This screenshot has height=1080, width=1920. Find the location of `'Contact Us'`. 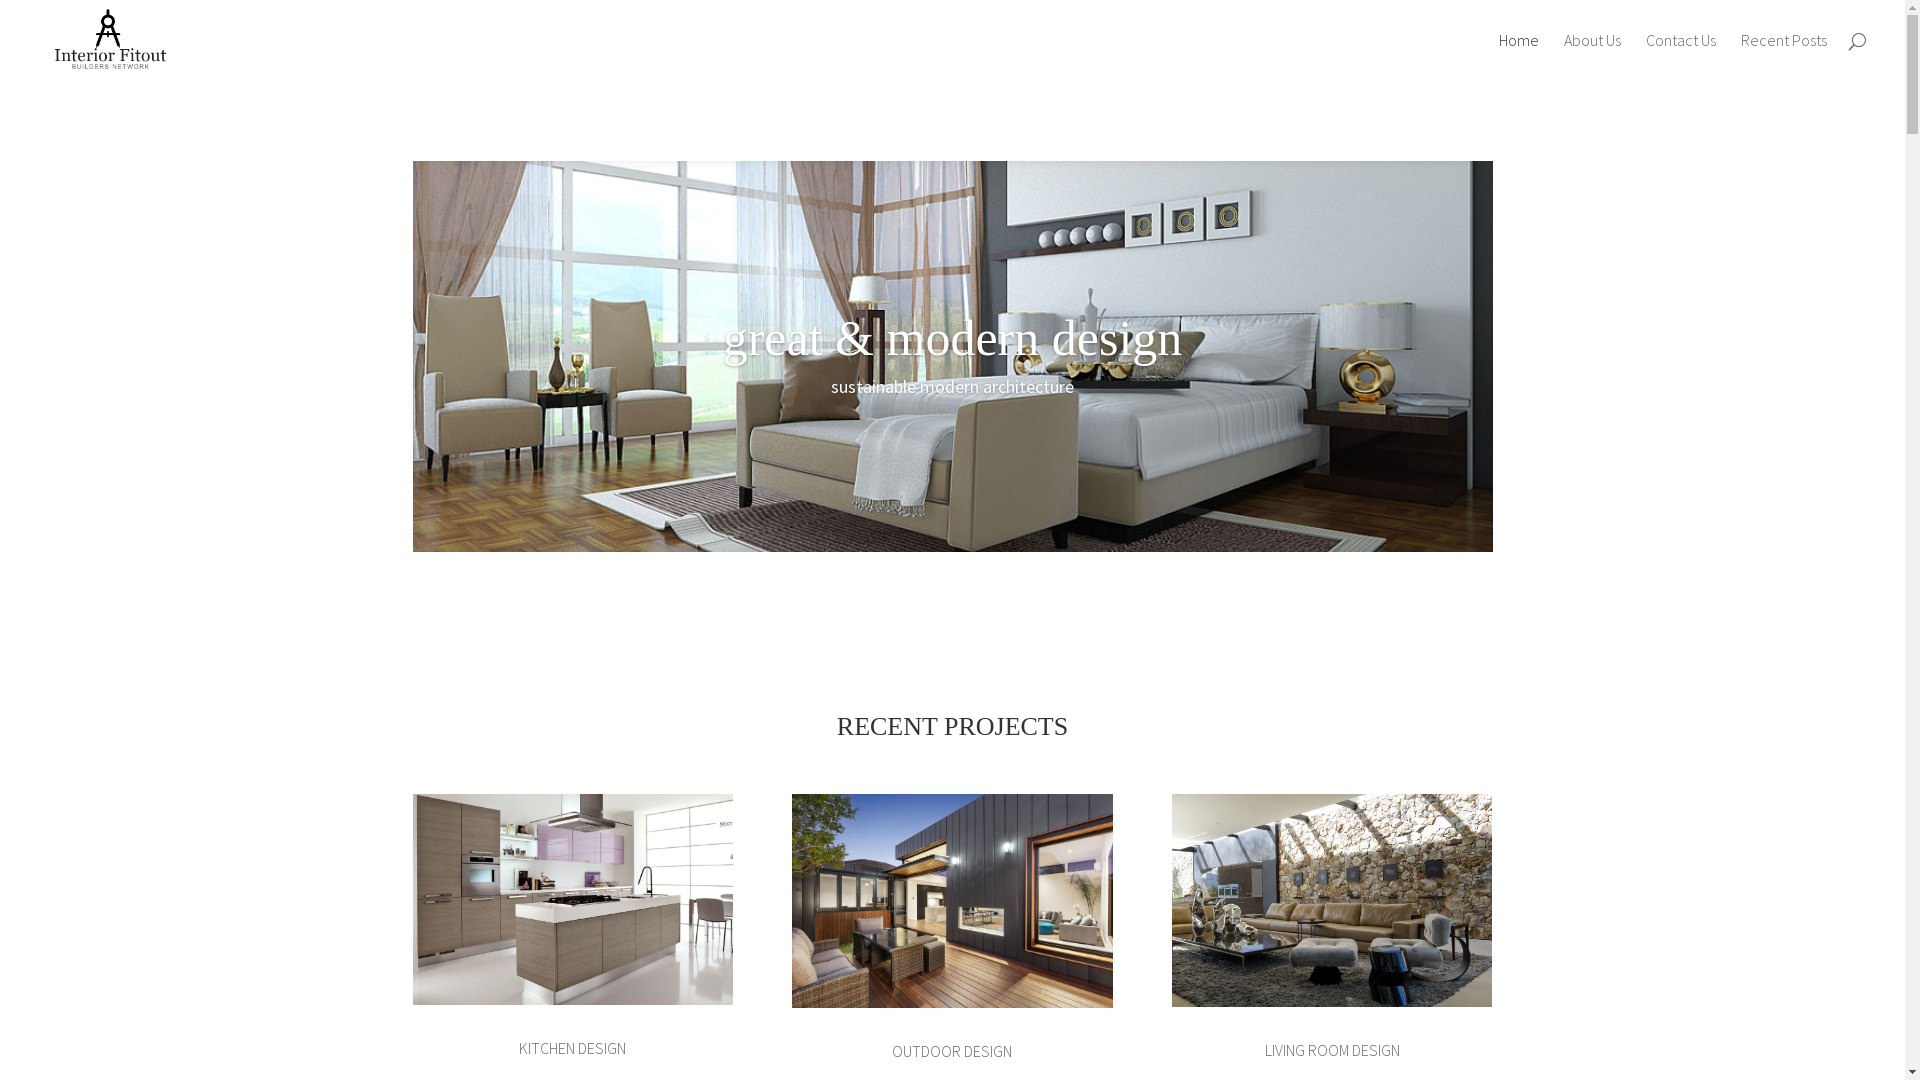

'Contact Us' is located at coordinates (1680, 55).